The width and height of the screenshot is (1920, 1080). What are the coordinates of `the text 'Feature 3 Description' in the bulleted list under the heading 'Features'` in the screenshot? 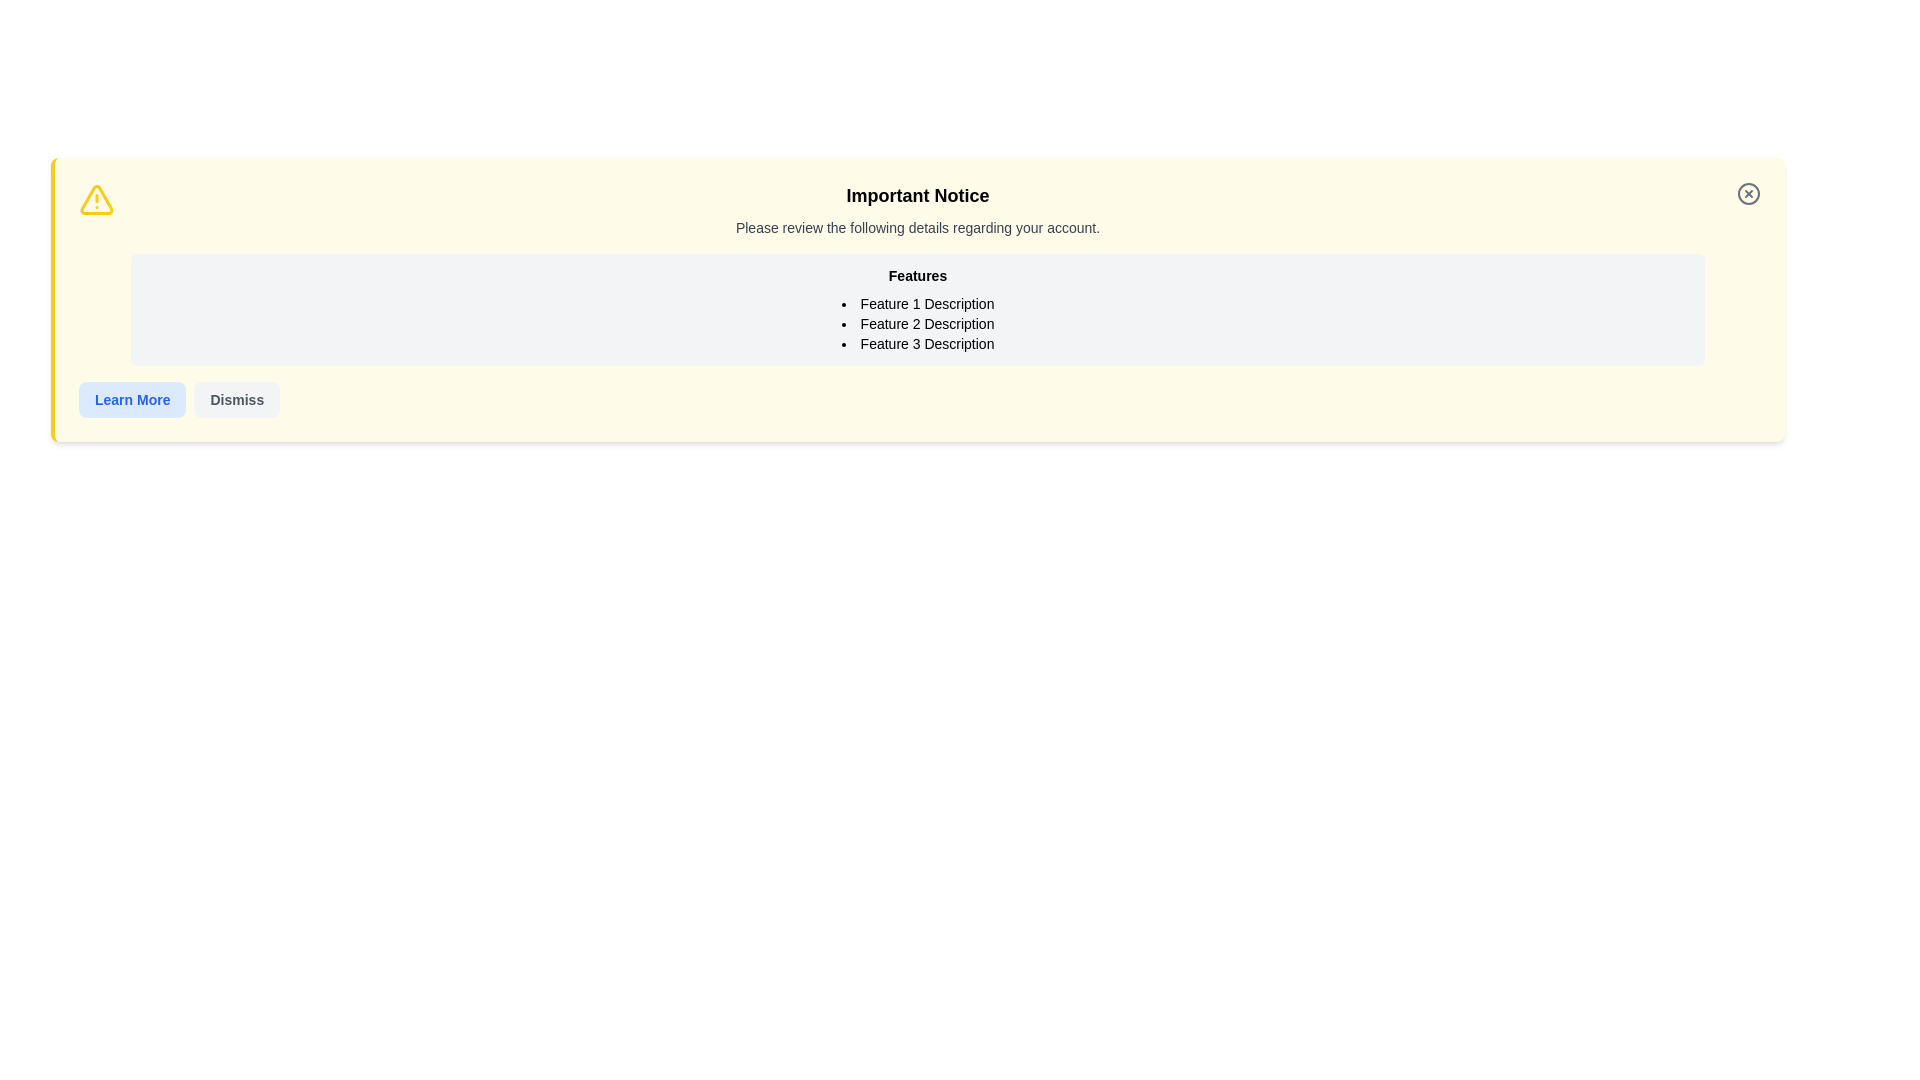 It's located at (916, 342).